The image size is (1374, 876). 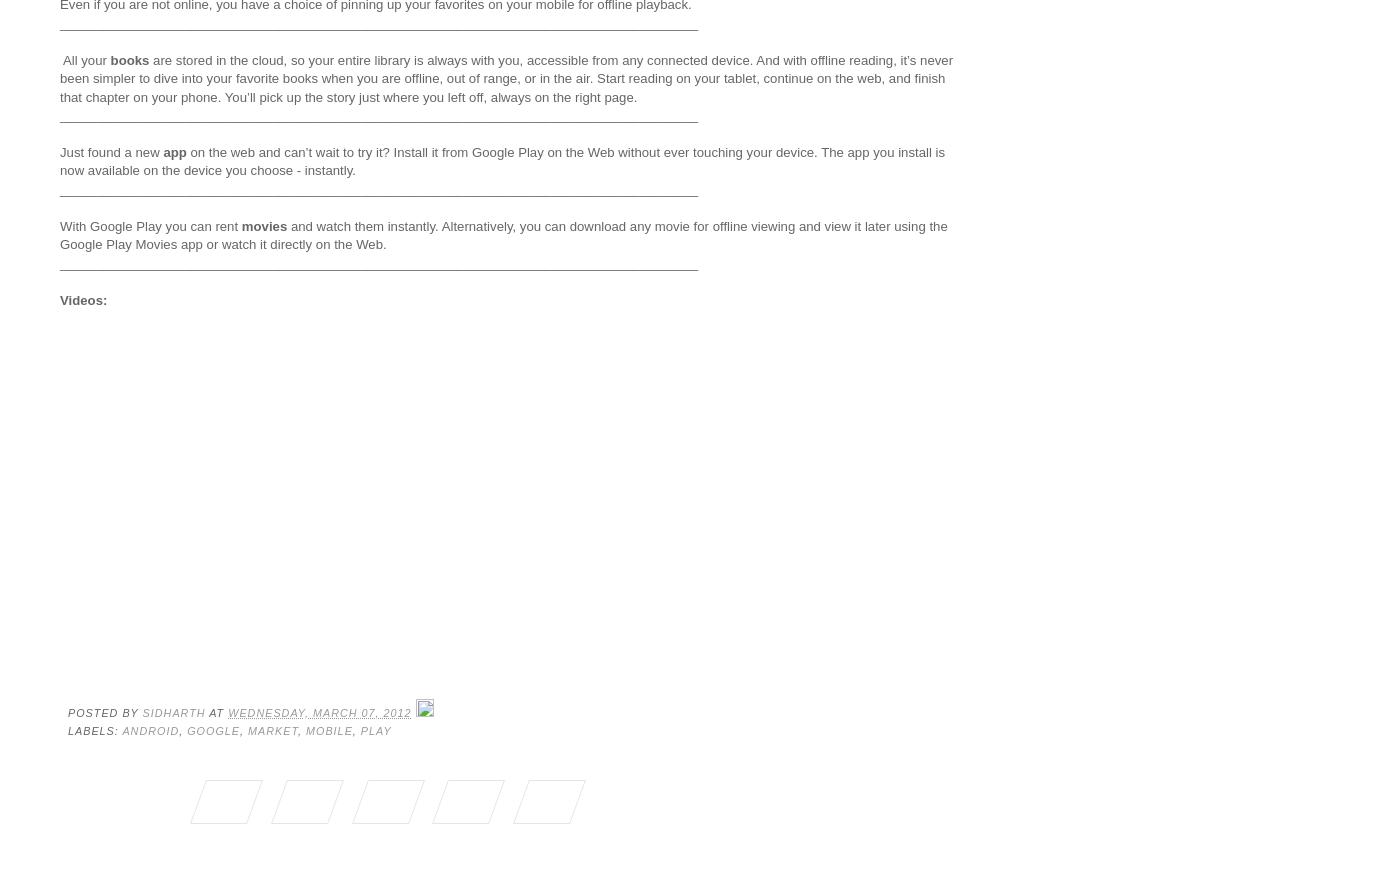 I want to click on 'market', so click(x=272, y=729).